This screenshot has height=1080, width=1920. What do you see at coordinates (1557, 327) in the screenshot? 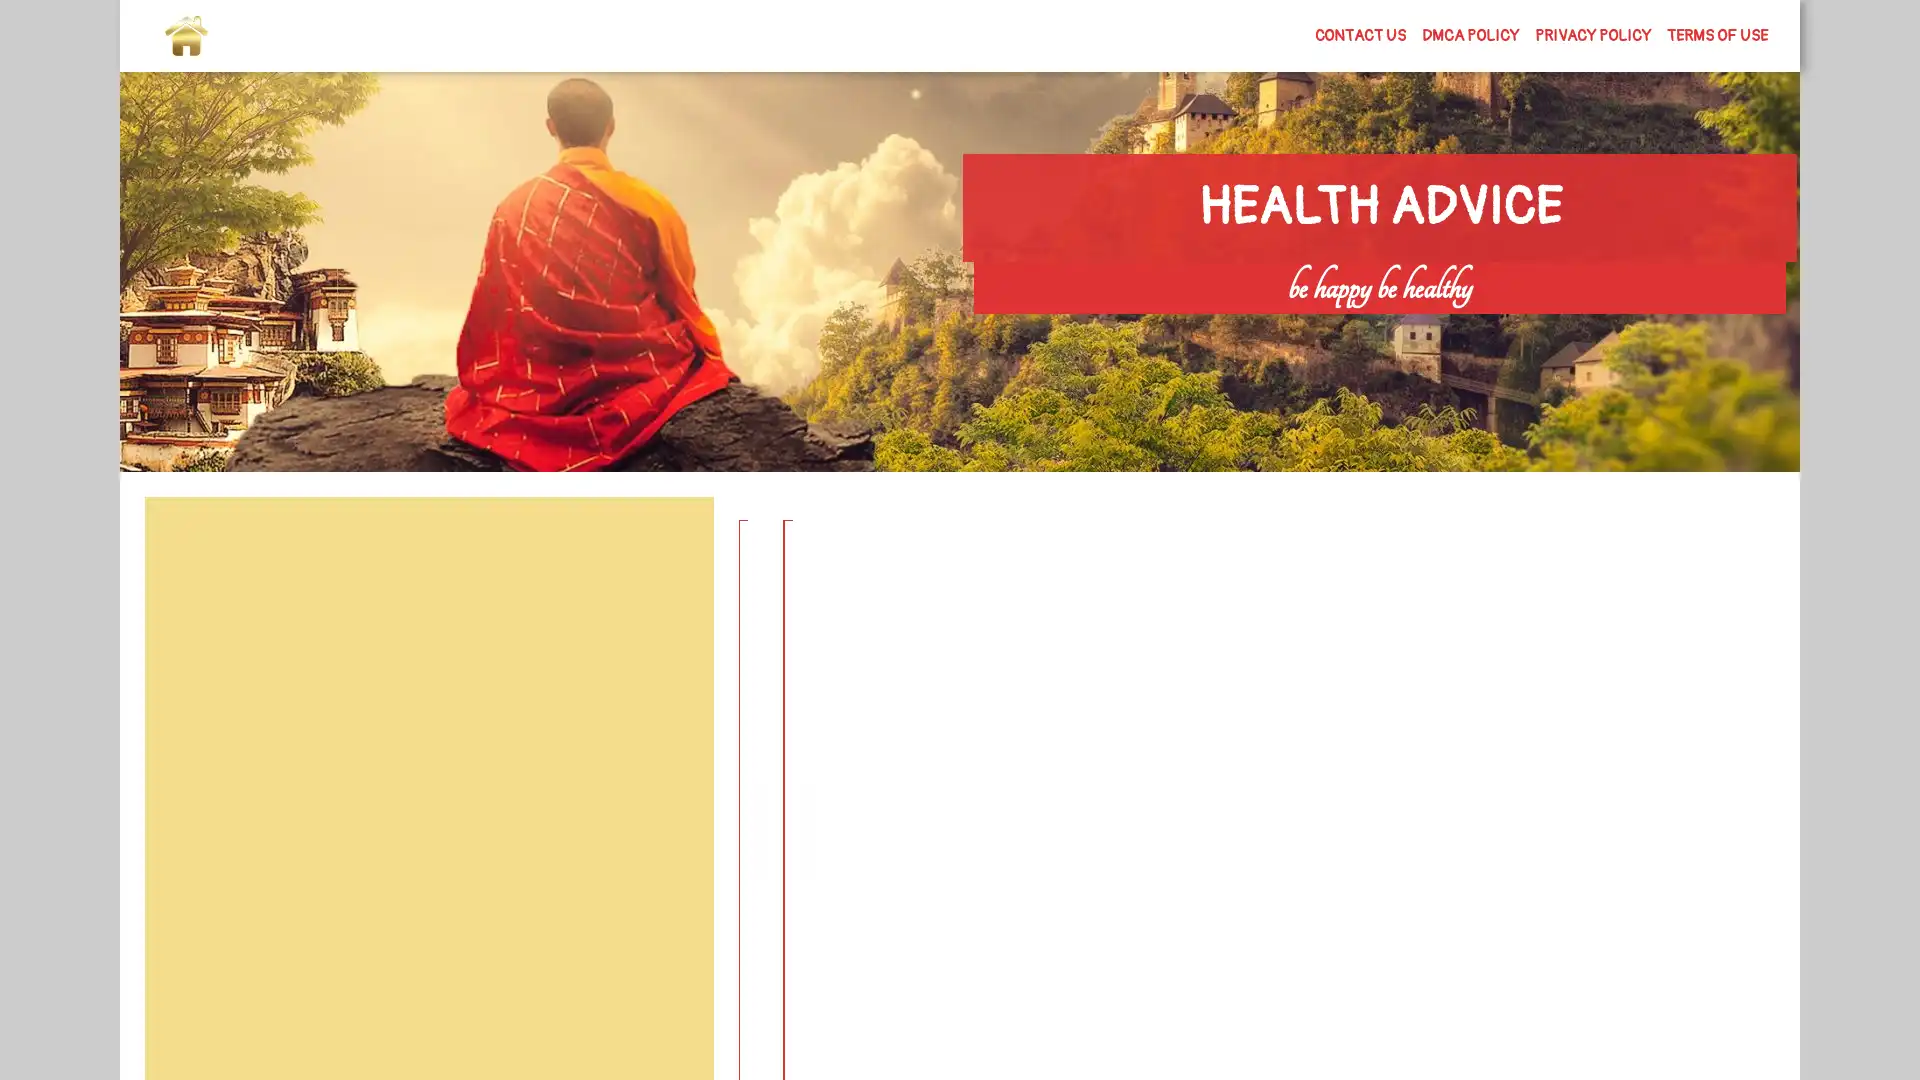
I see `Search` at bounding box center [1557, 327].